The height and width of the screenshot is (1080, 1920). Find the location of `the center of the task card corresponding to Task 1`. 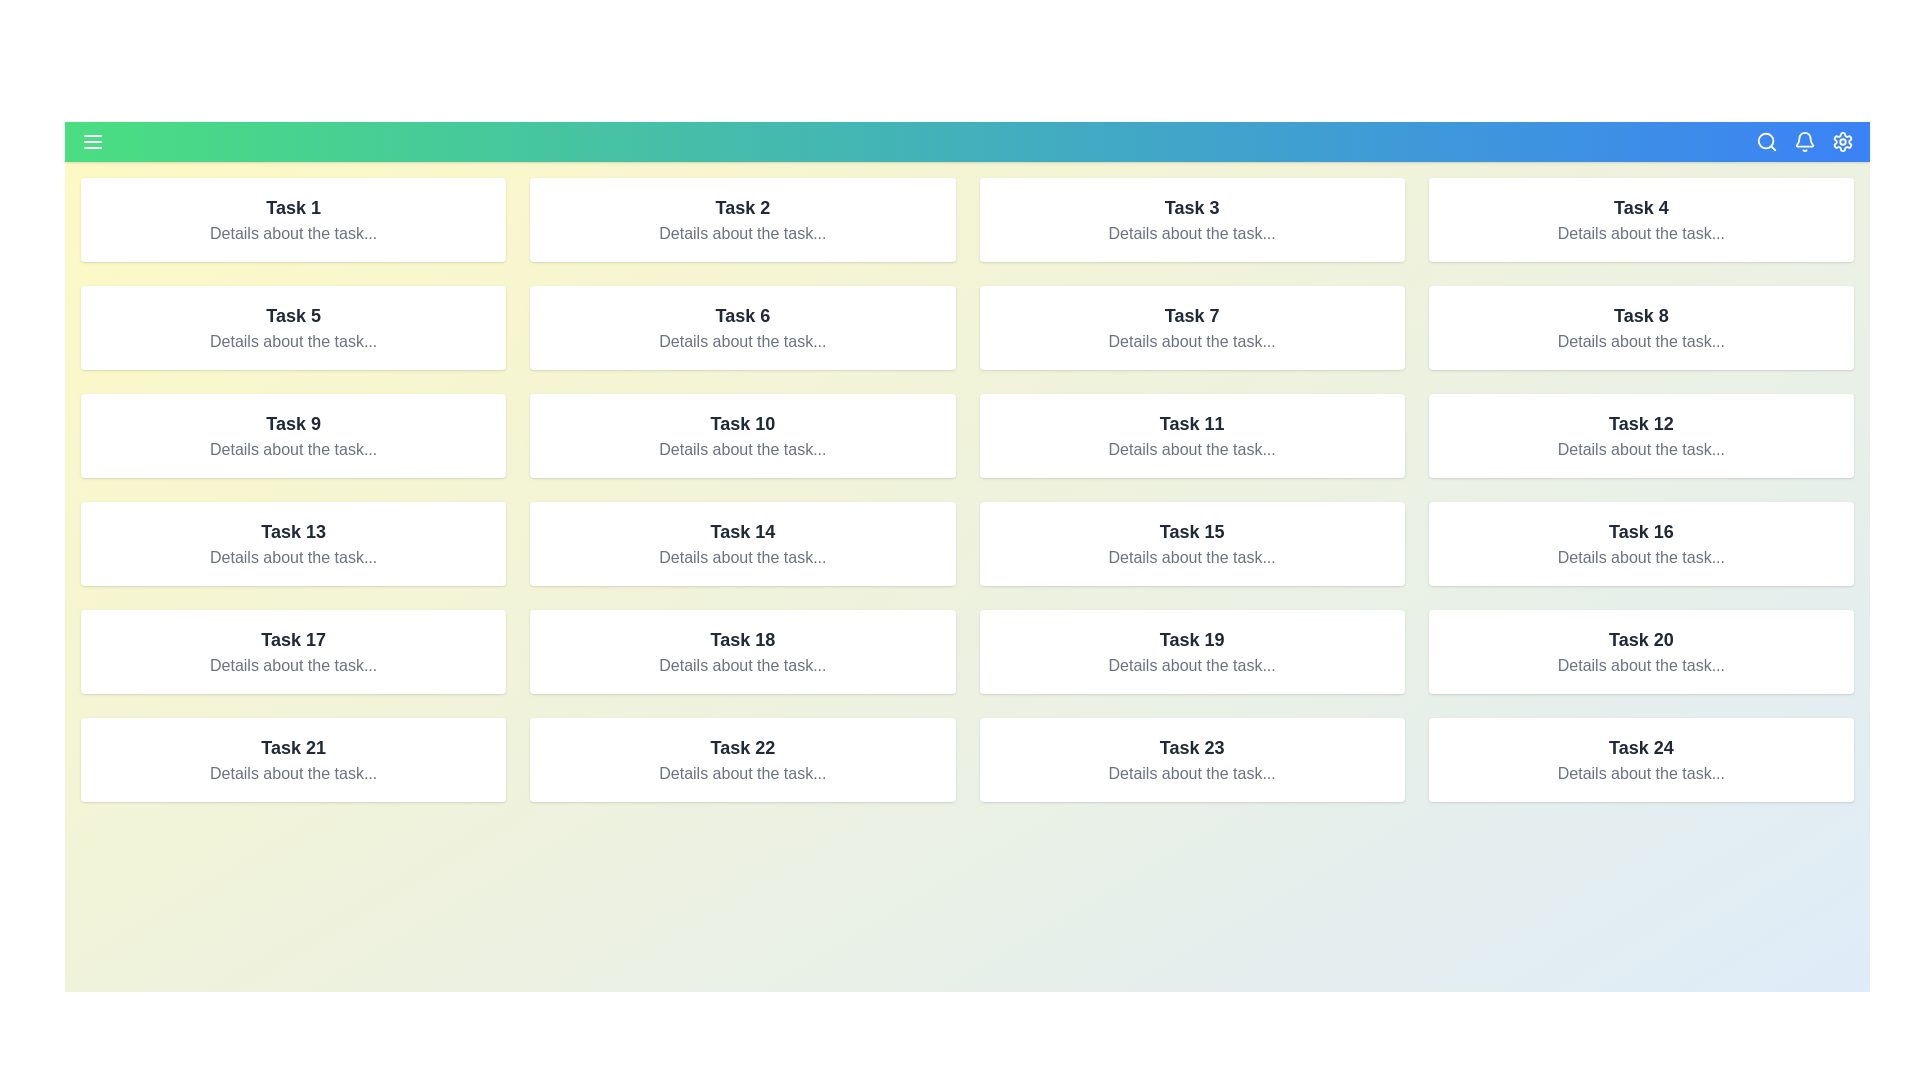

the center of the task card corresponding to Task 1 is located at coordinates (292, 219).